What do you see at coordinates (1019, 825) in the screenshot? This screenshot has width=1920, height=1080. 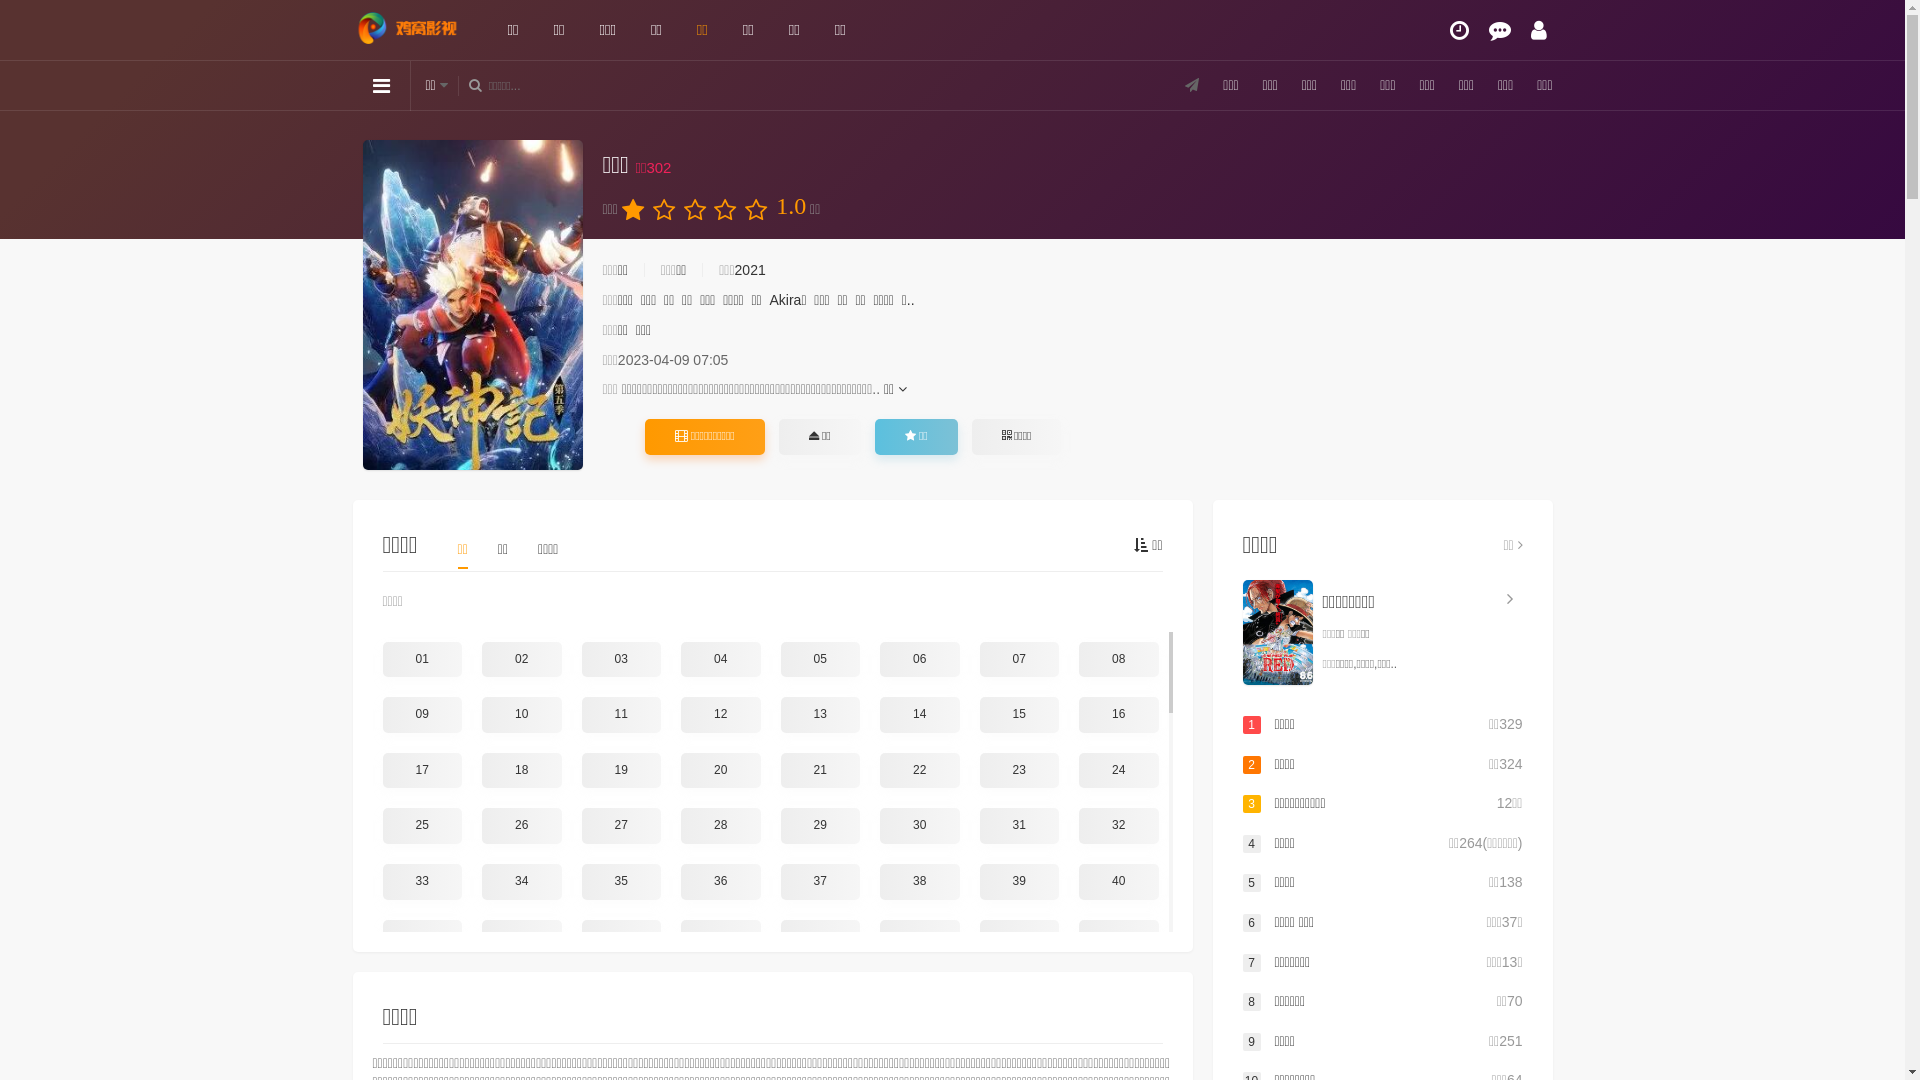 I see `'31'` at bounding box center [1019, 825].